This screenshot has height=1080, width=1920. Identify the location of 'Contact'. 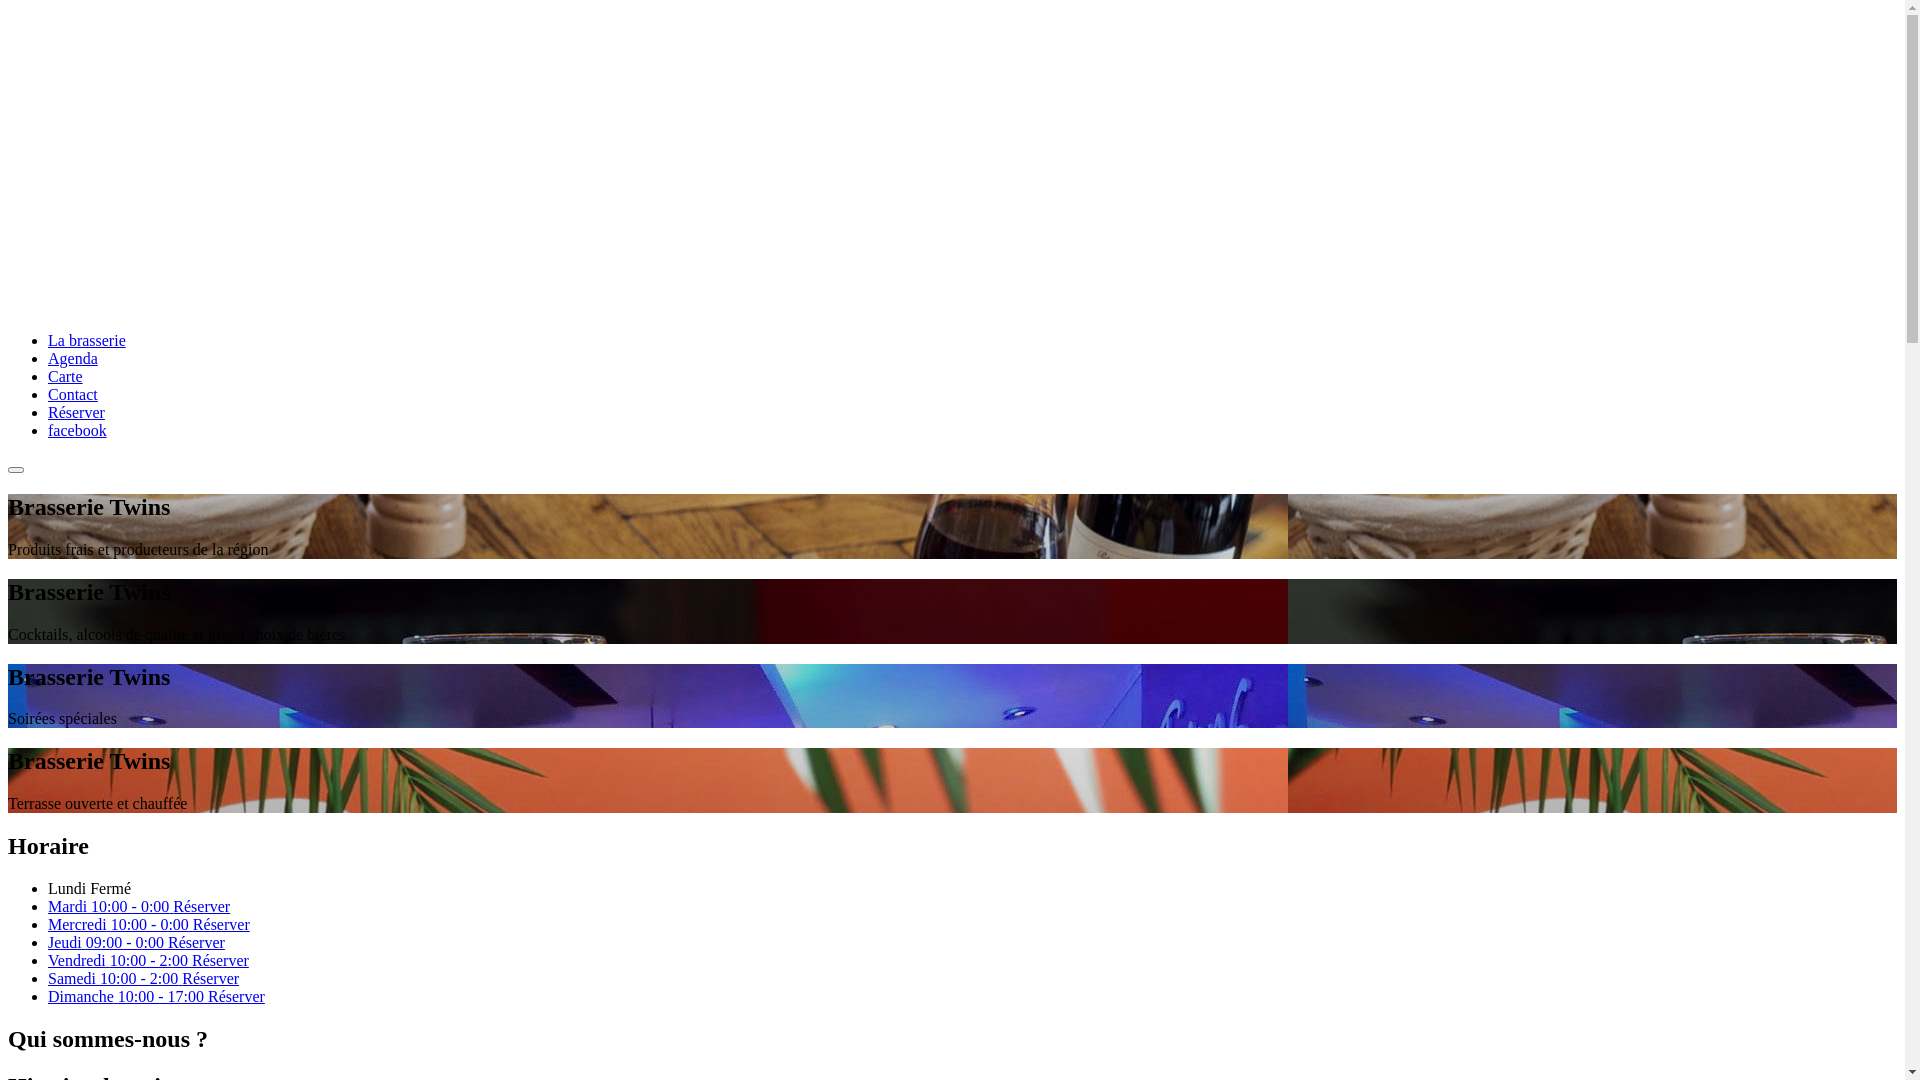
(72, 394).